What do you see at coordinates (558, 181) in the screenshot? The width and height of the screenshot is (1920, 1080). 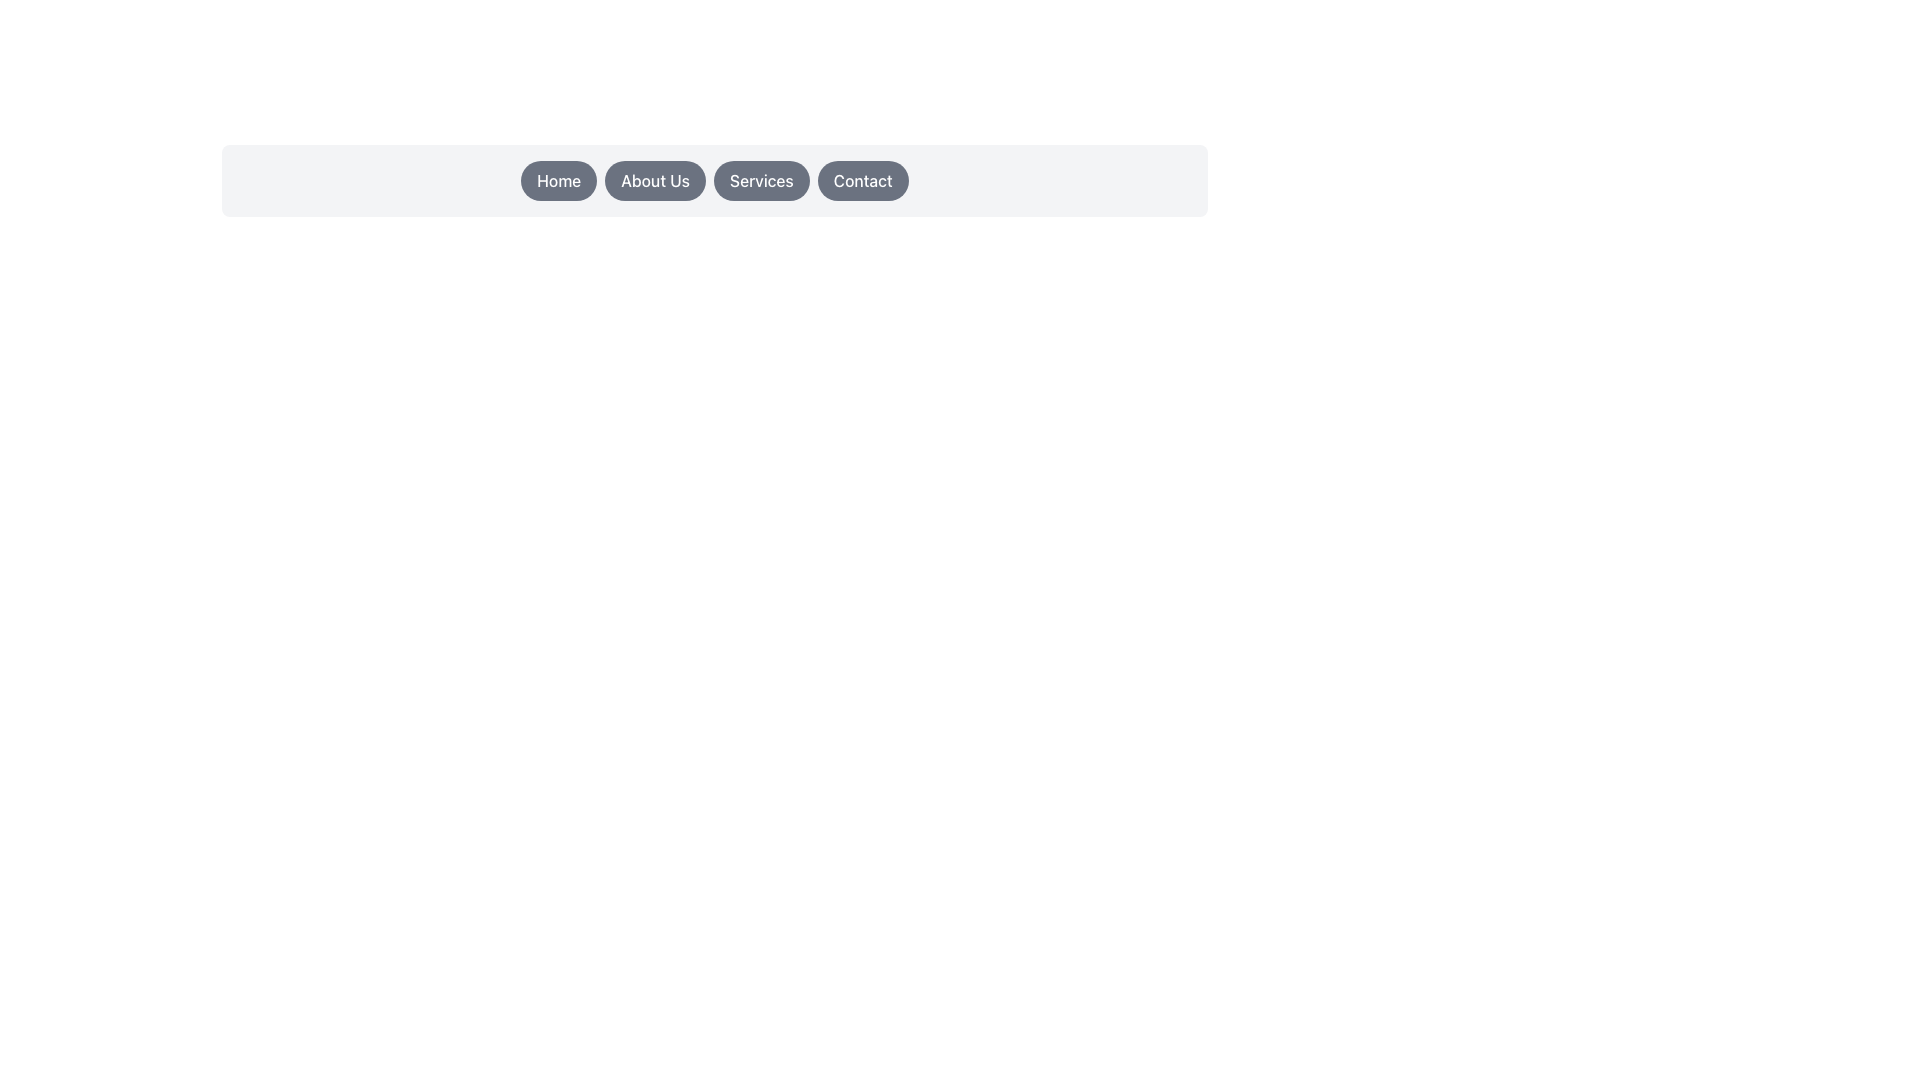 I see `the gray 'Home' button with rounded corners` at bounding box center [558, 181].